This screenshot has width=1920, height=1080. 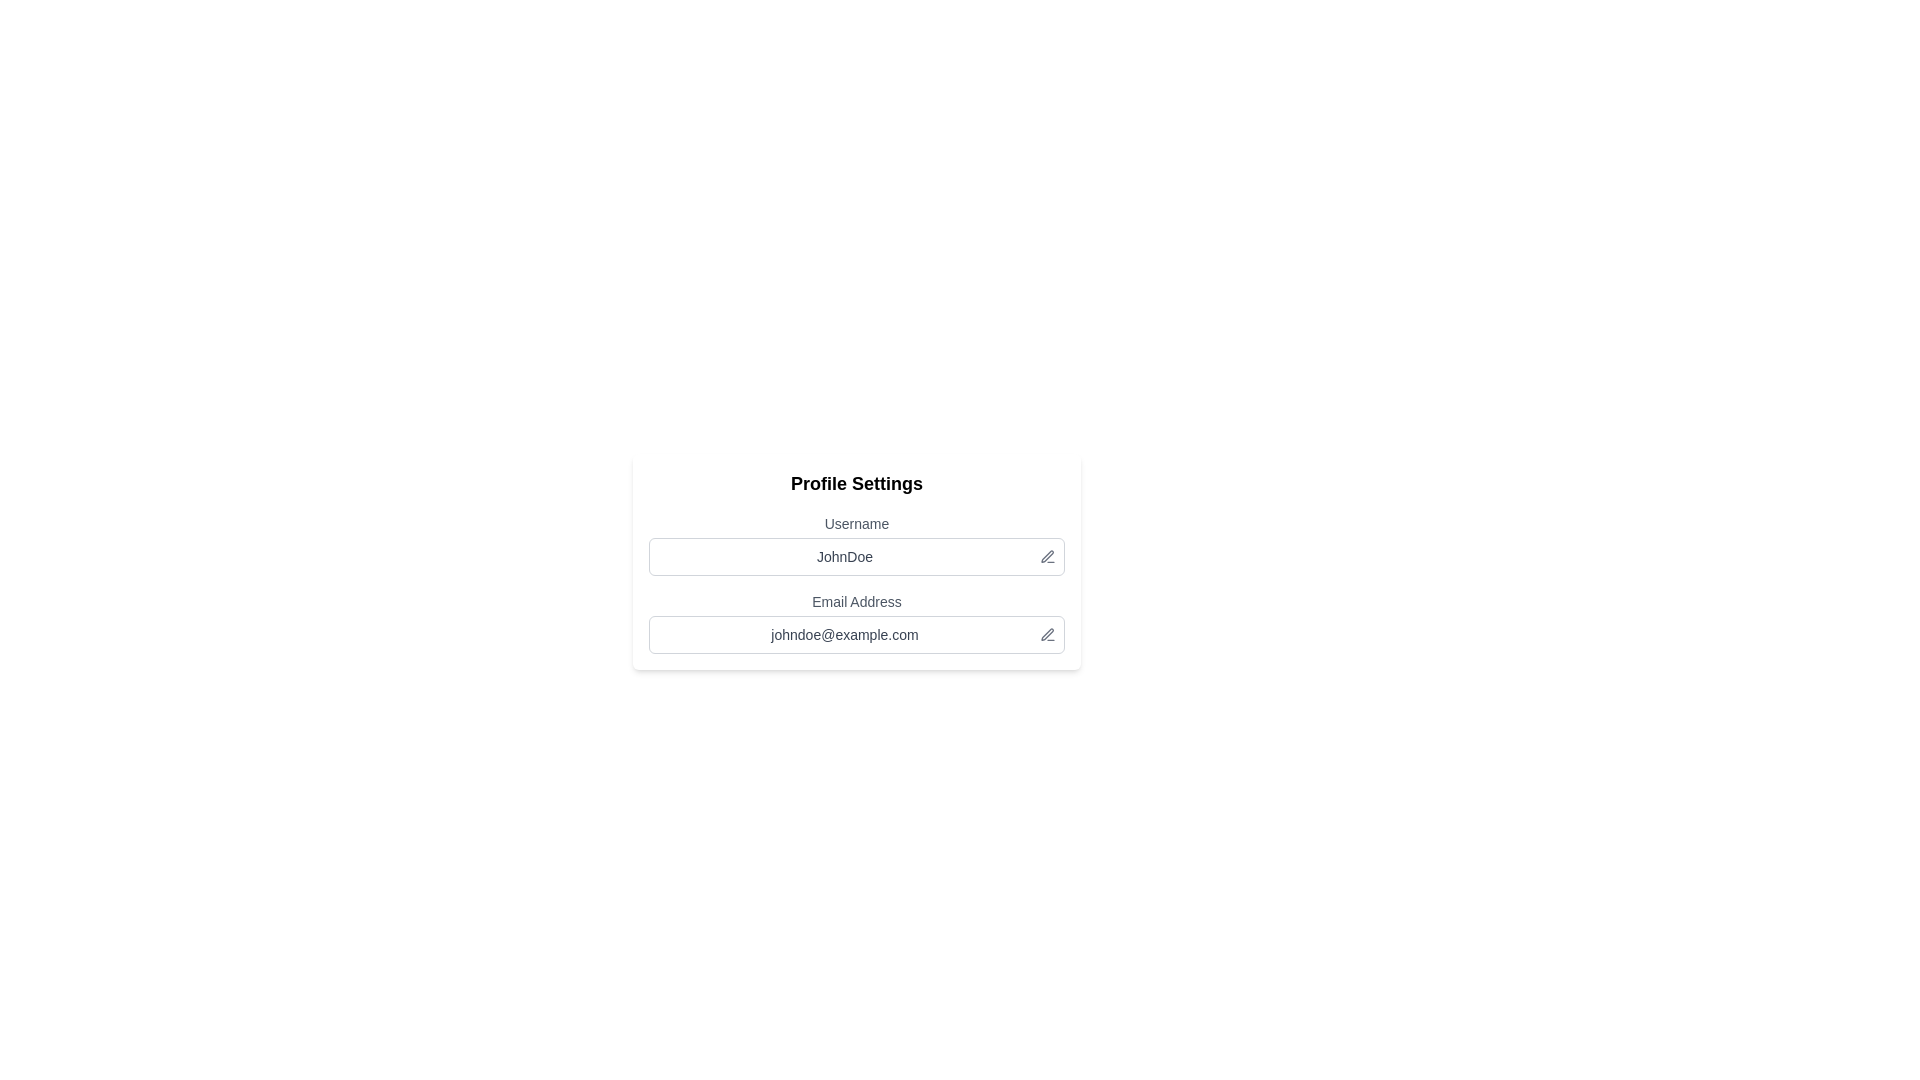 I want to click on the pen-shaped gray icon located to the right of the 'Email Address' input field, so click(x=1046, y=634).